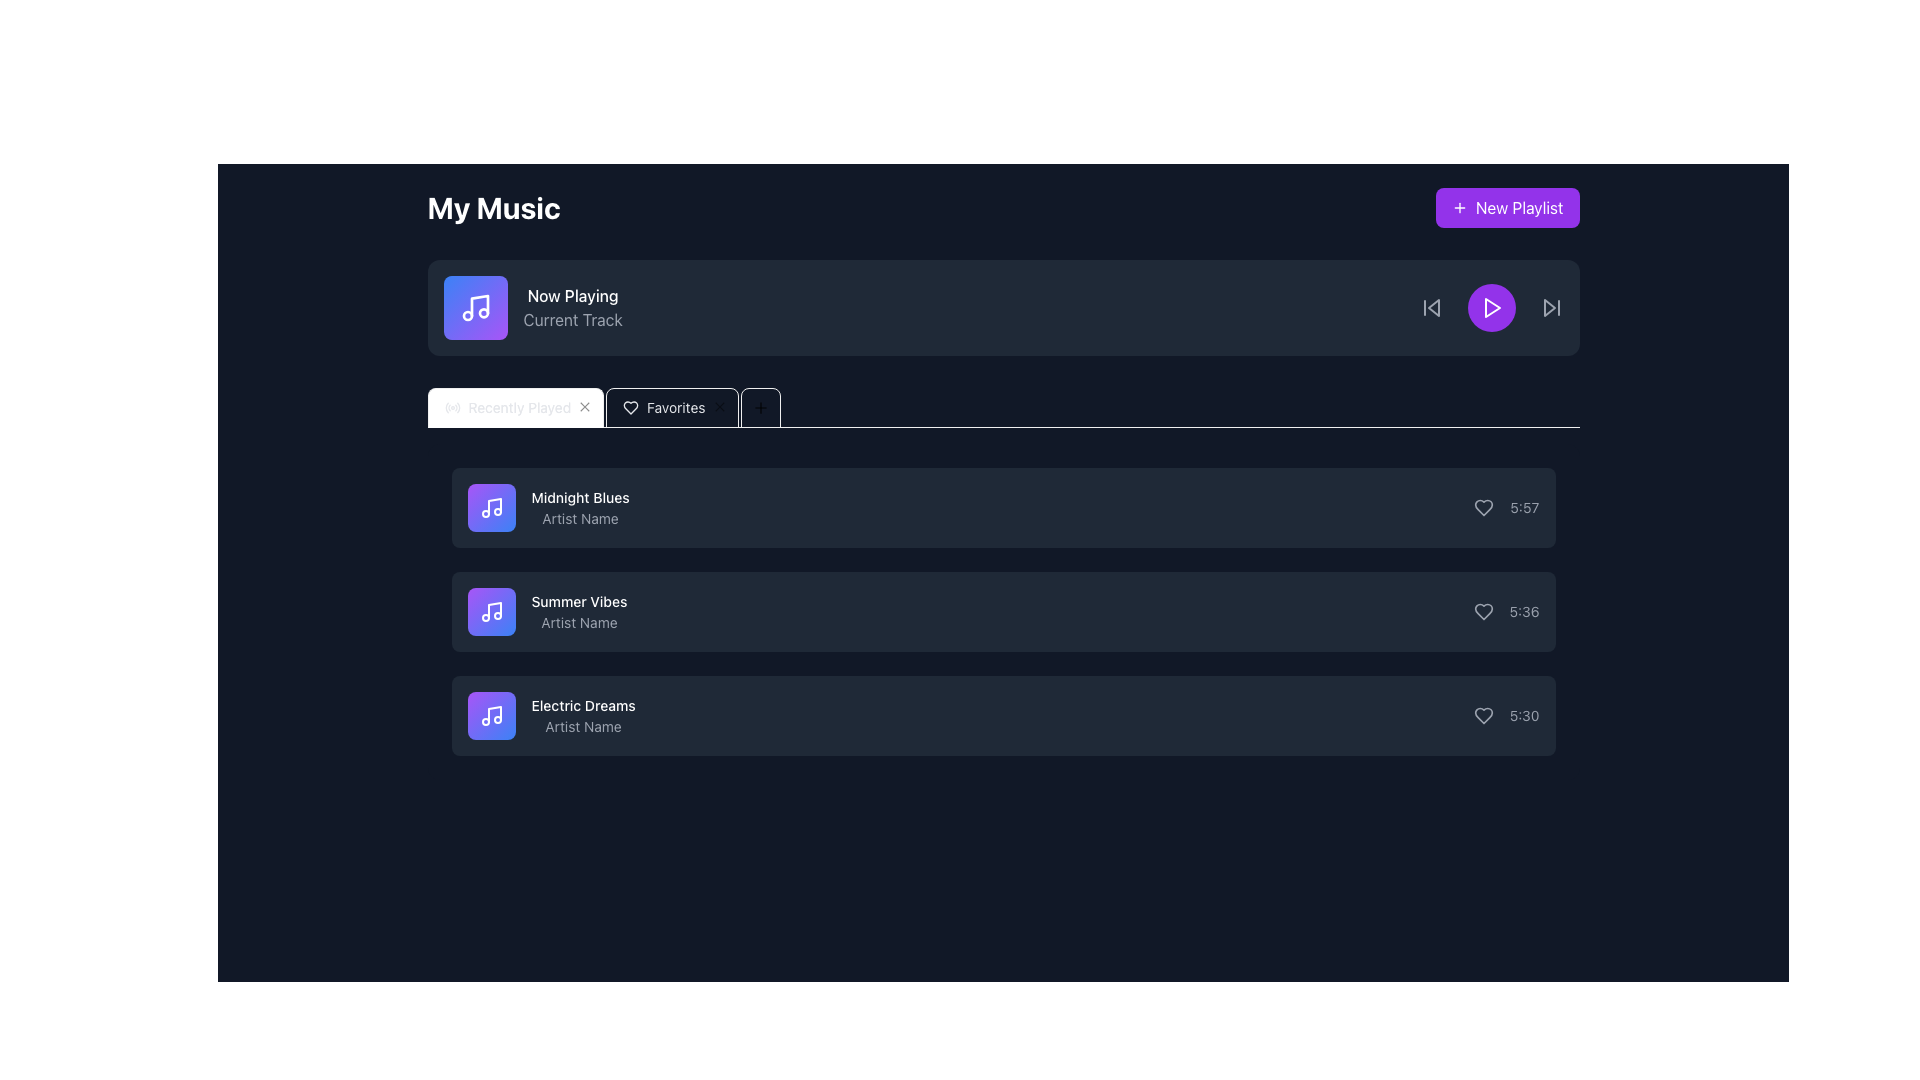 Image resolution: width=1920 pixels, height=1080 pixels. I want to click on the 'Favorites' tab, which is the second tab in the horizontal tab navigation and features a heart-shaped icon, so click(672, 407).